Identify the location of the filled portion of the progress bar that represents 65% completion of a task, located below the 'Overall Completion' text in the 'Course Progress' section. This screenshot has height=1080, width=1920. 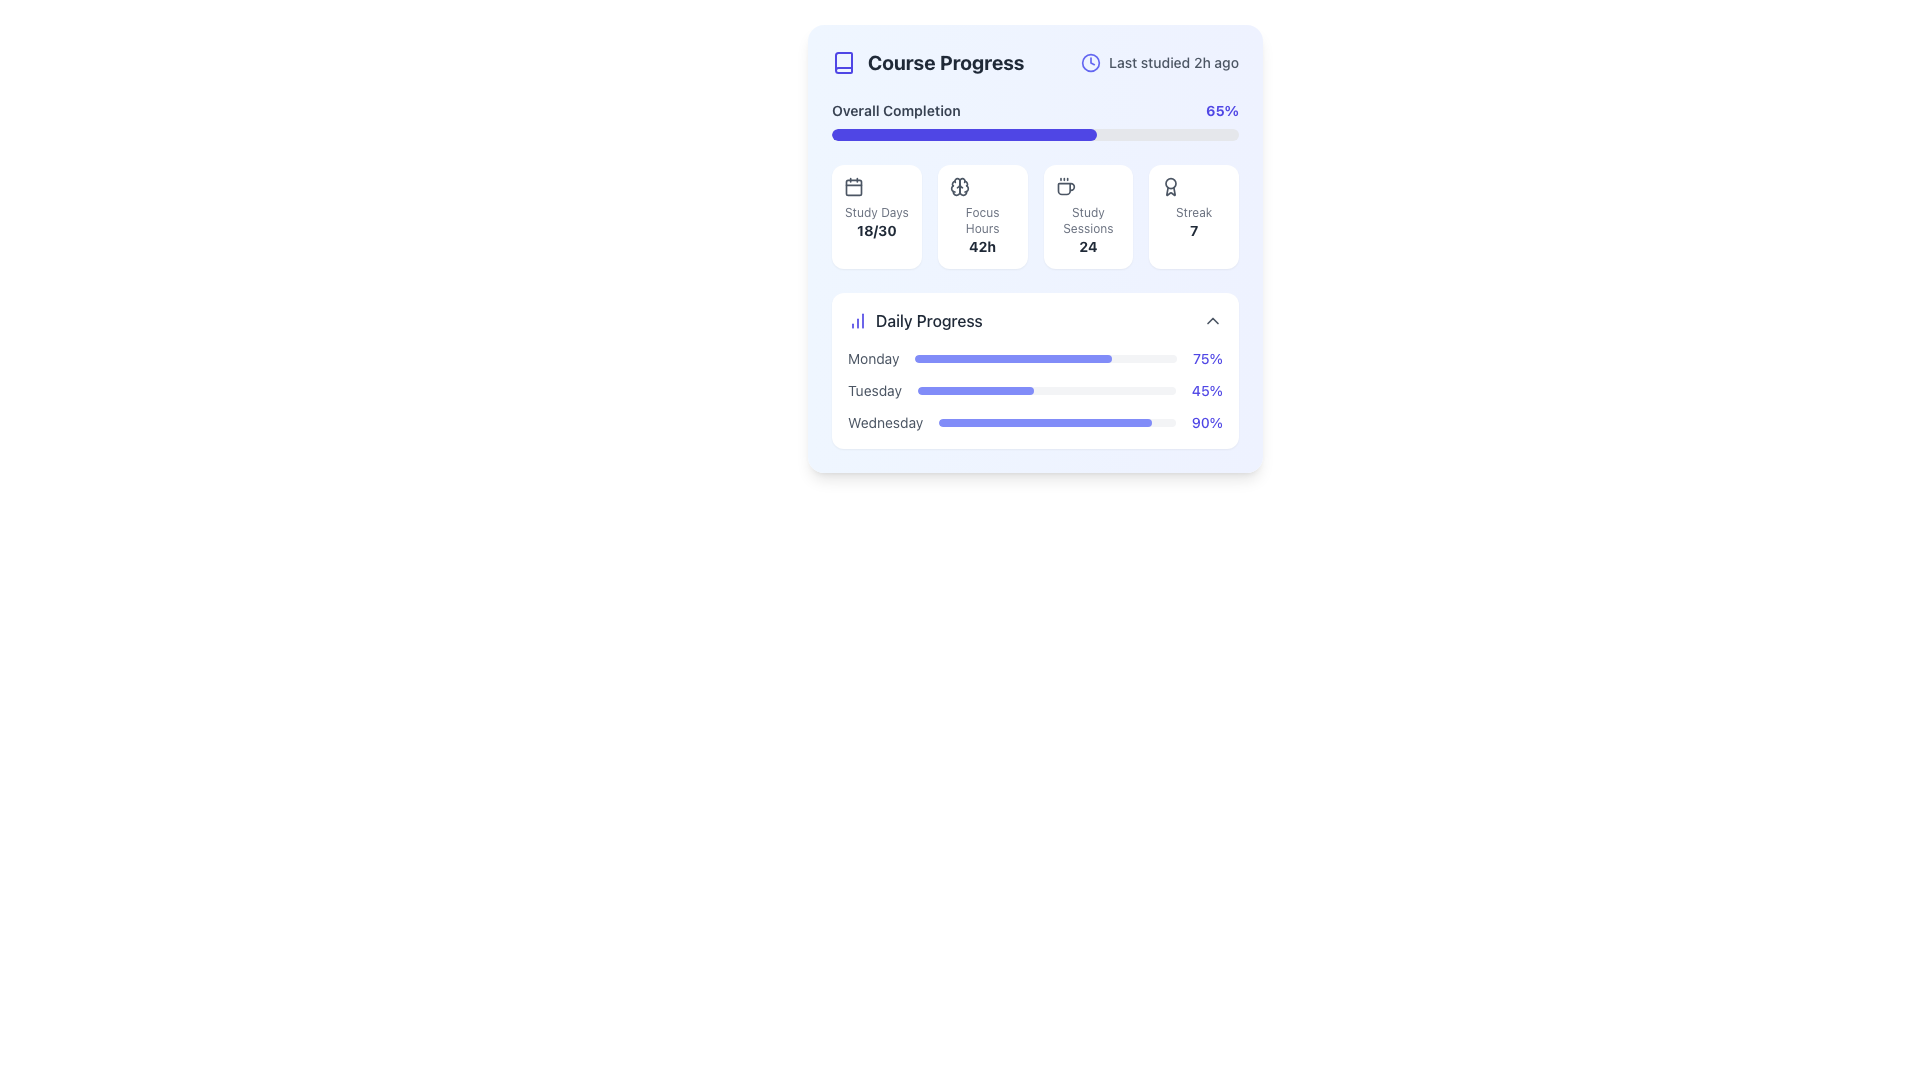
(964, 135).